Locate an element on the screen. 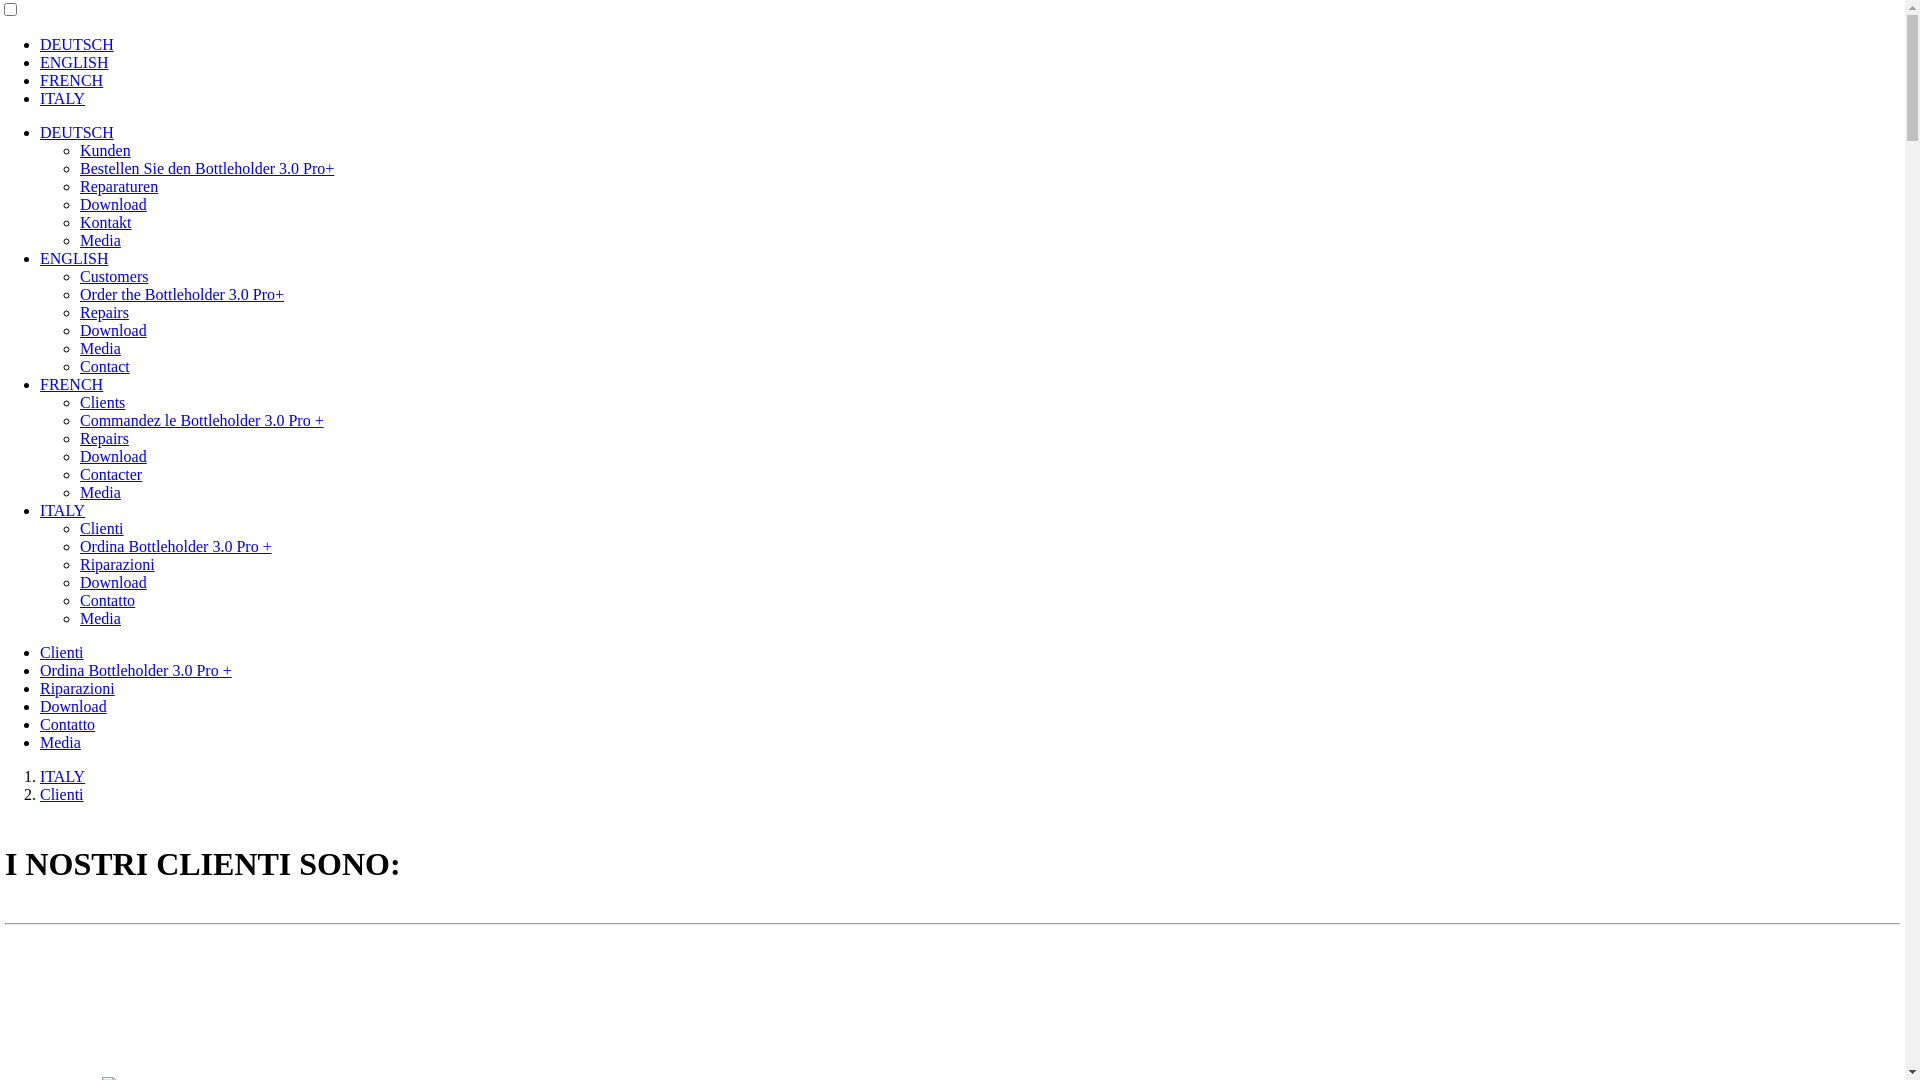  'ITALY' is located at coordinates (62, 98).